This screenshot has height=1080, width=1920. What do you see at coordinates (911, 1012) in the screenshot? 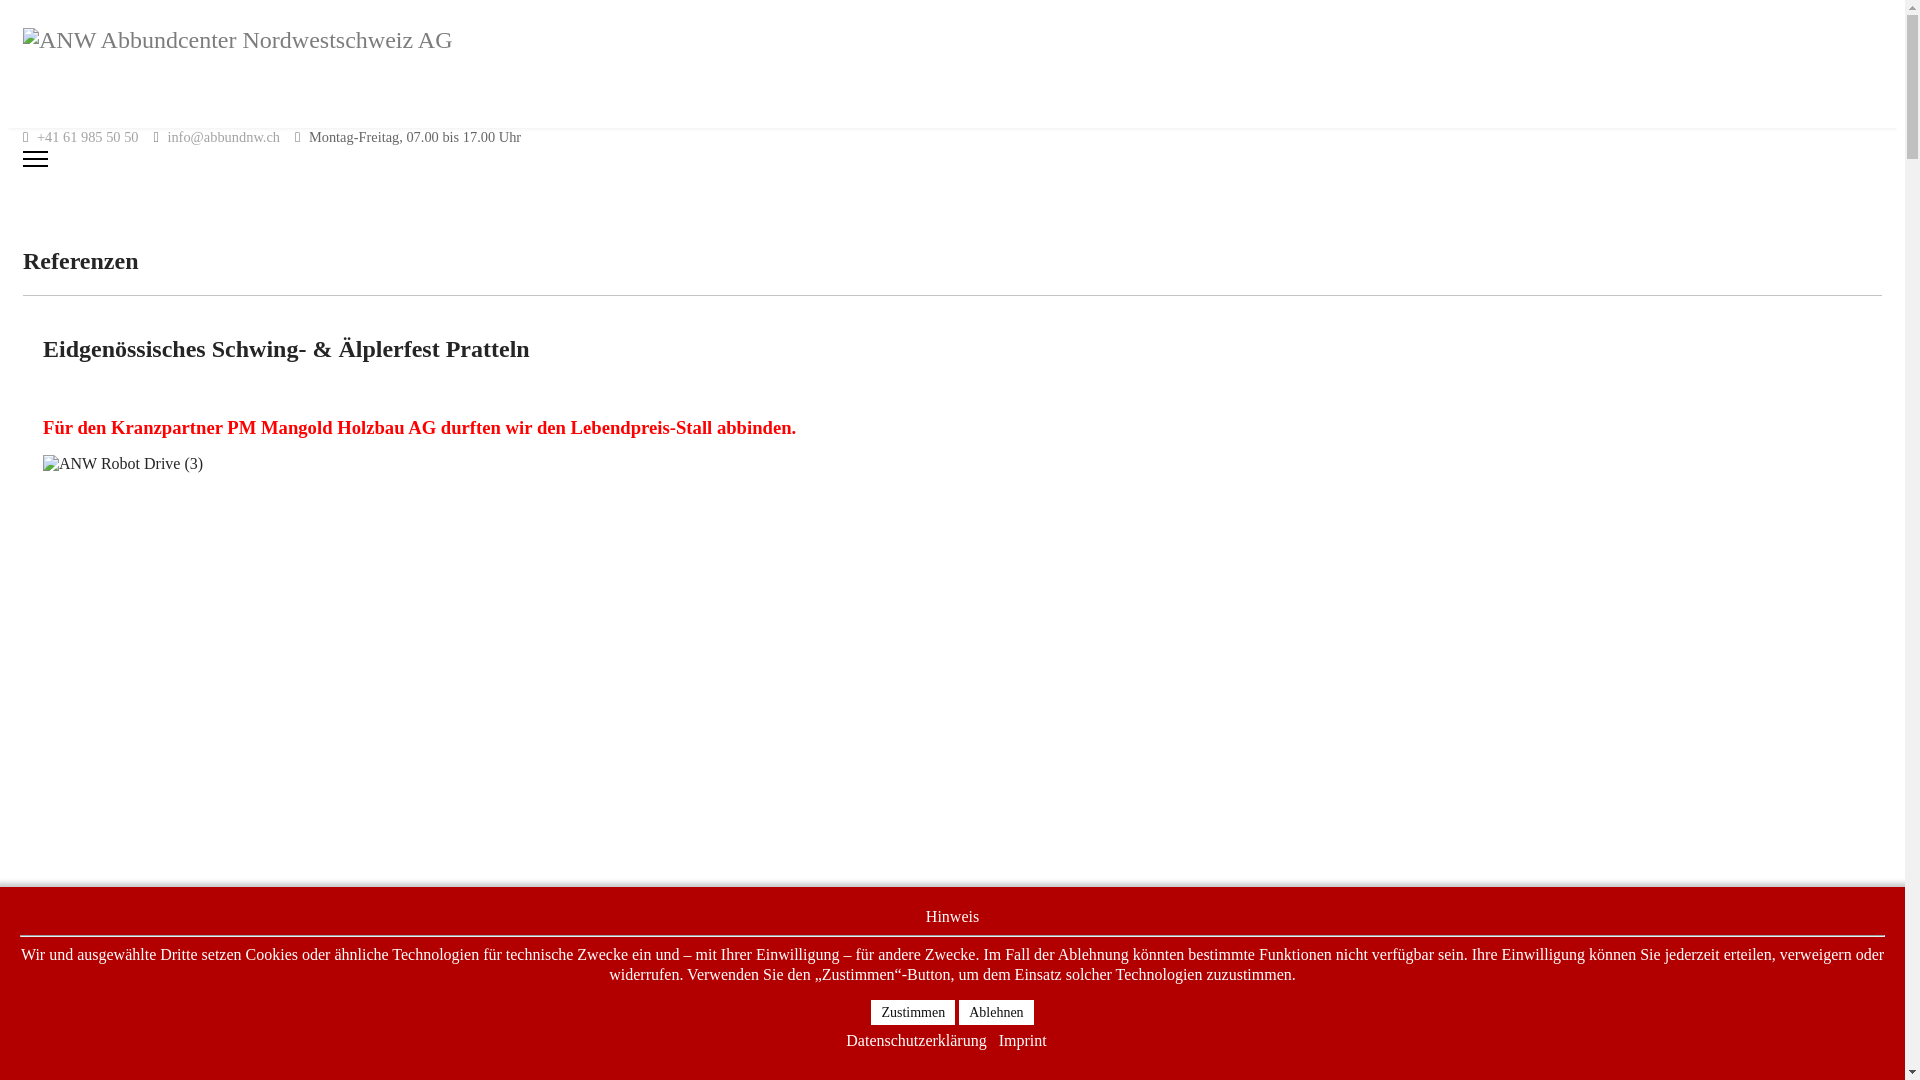
I see `'Zustimmen'` at bounding box center [911, 1012].